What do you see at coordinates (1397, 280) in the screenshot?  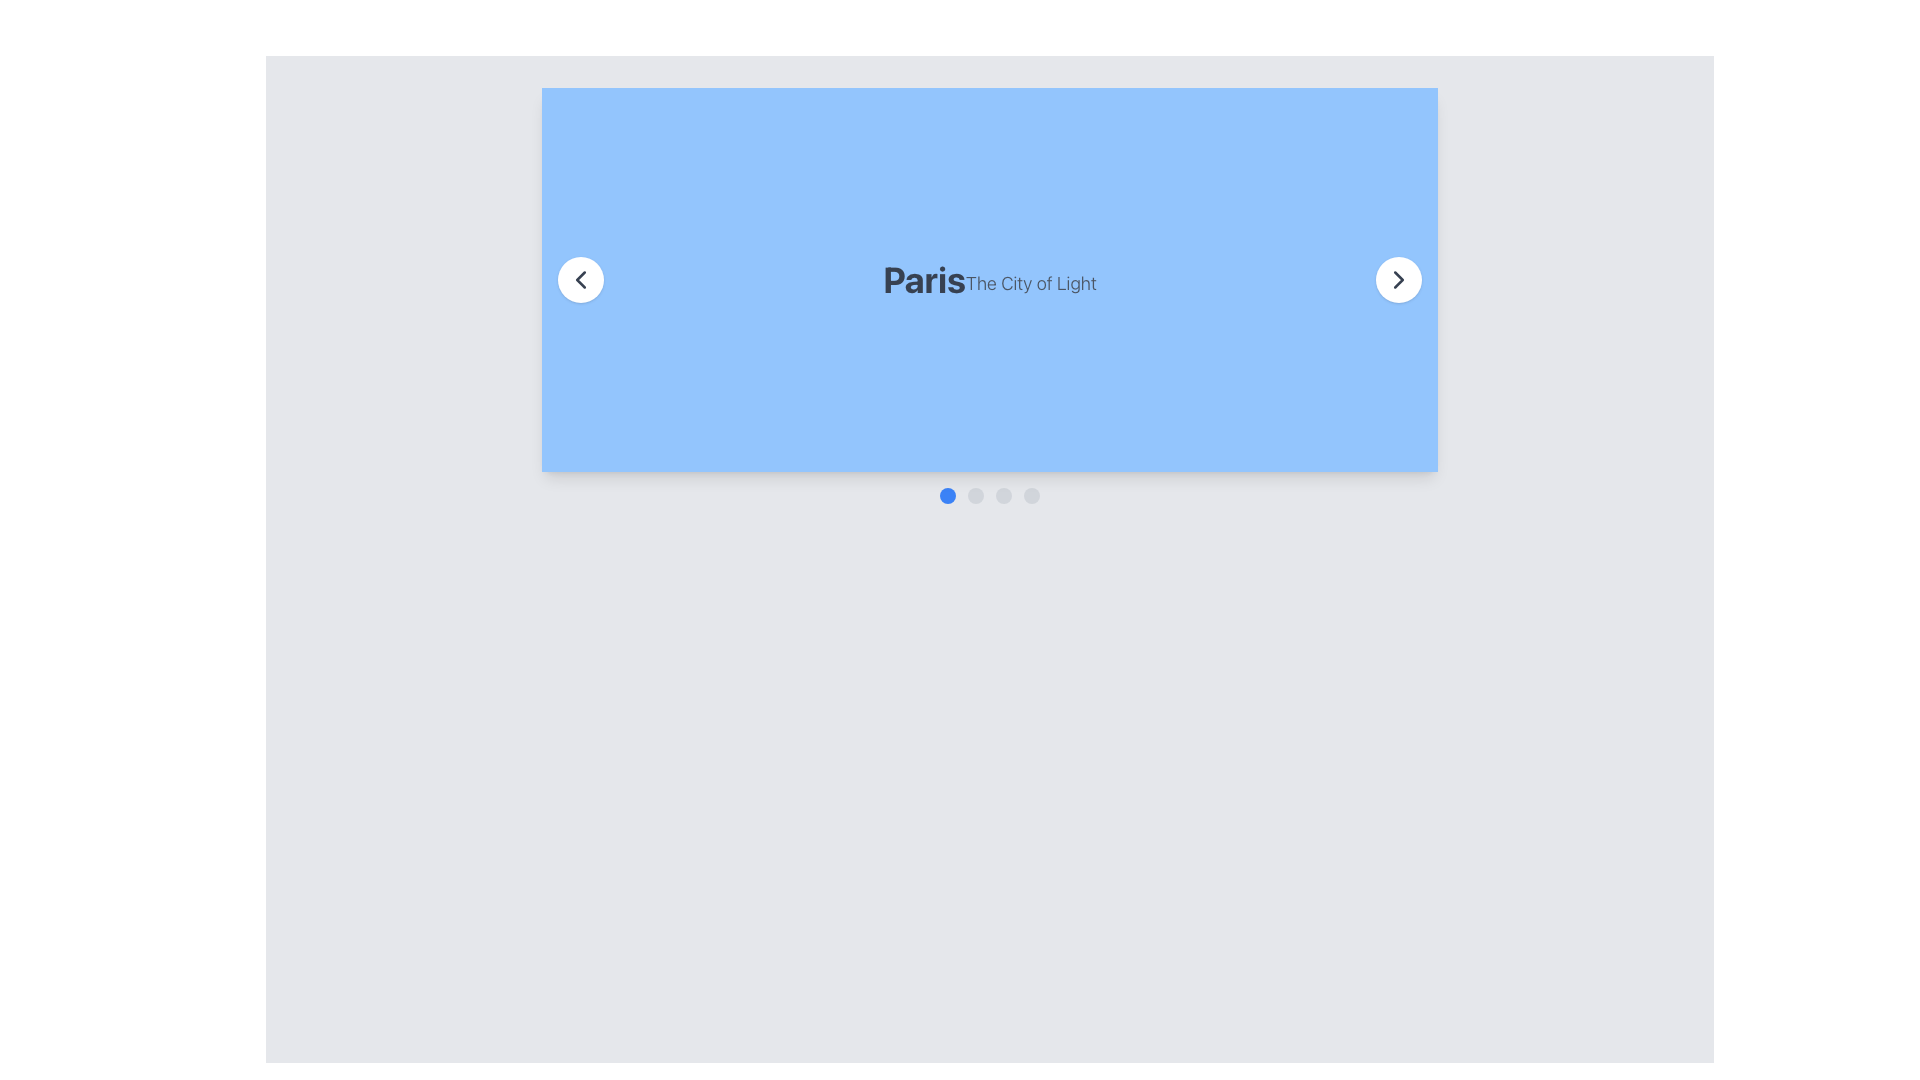 I see `the right navigation button of the carousel` at bounding box center [1397, 280].